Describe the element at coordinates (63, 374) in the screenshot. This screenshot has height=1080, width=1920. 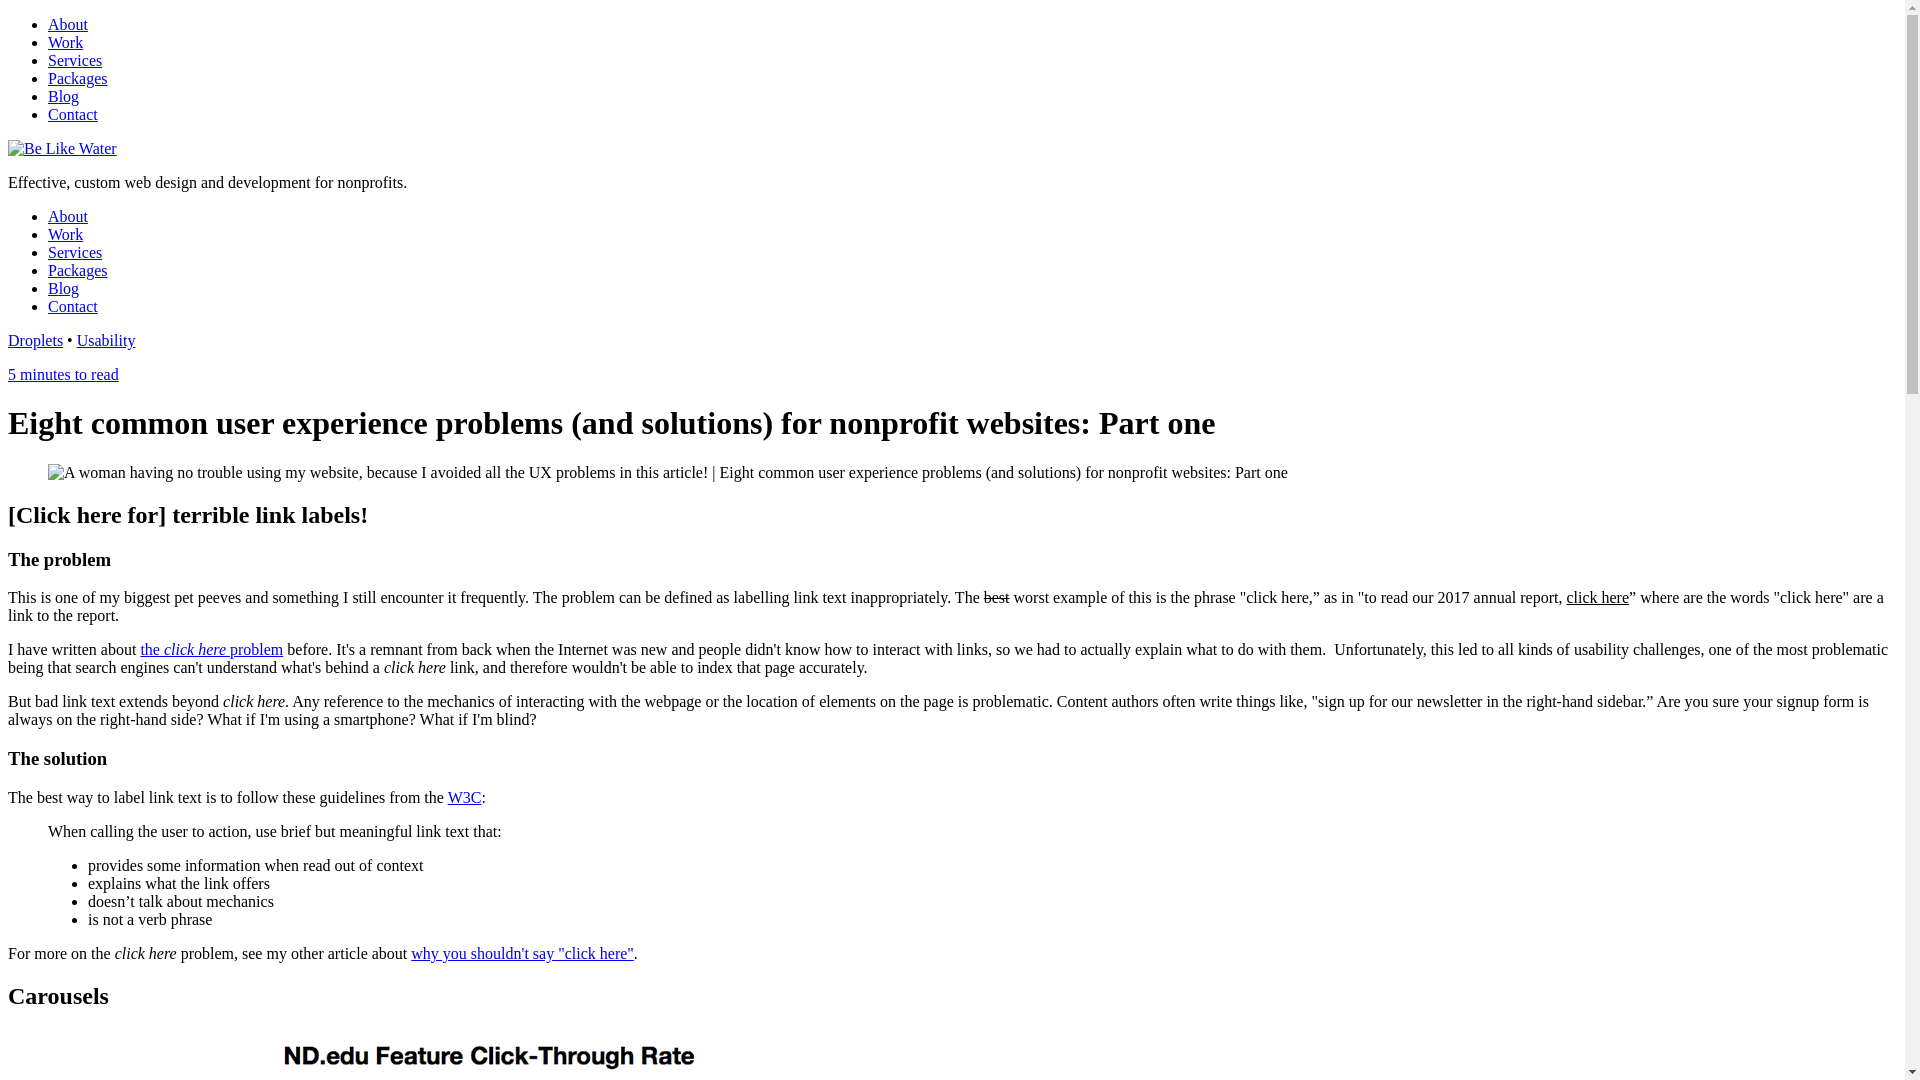
I see `'5 minutes to read'` at that location.